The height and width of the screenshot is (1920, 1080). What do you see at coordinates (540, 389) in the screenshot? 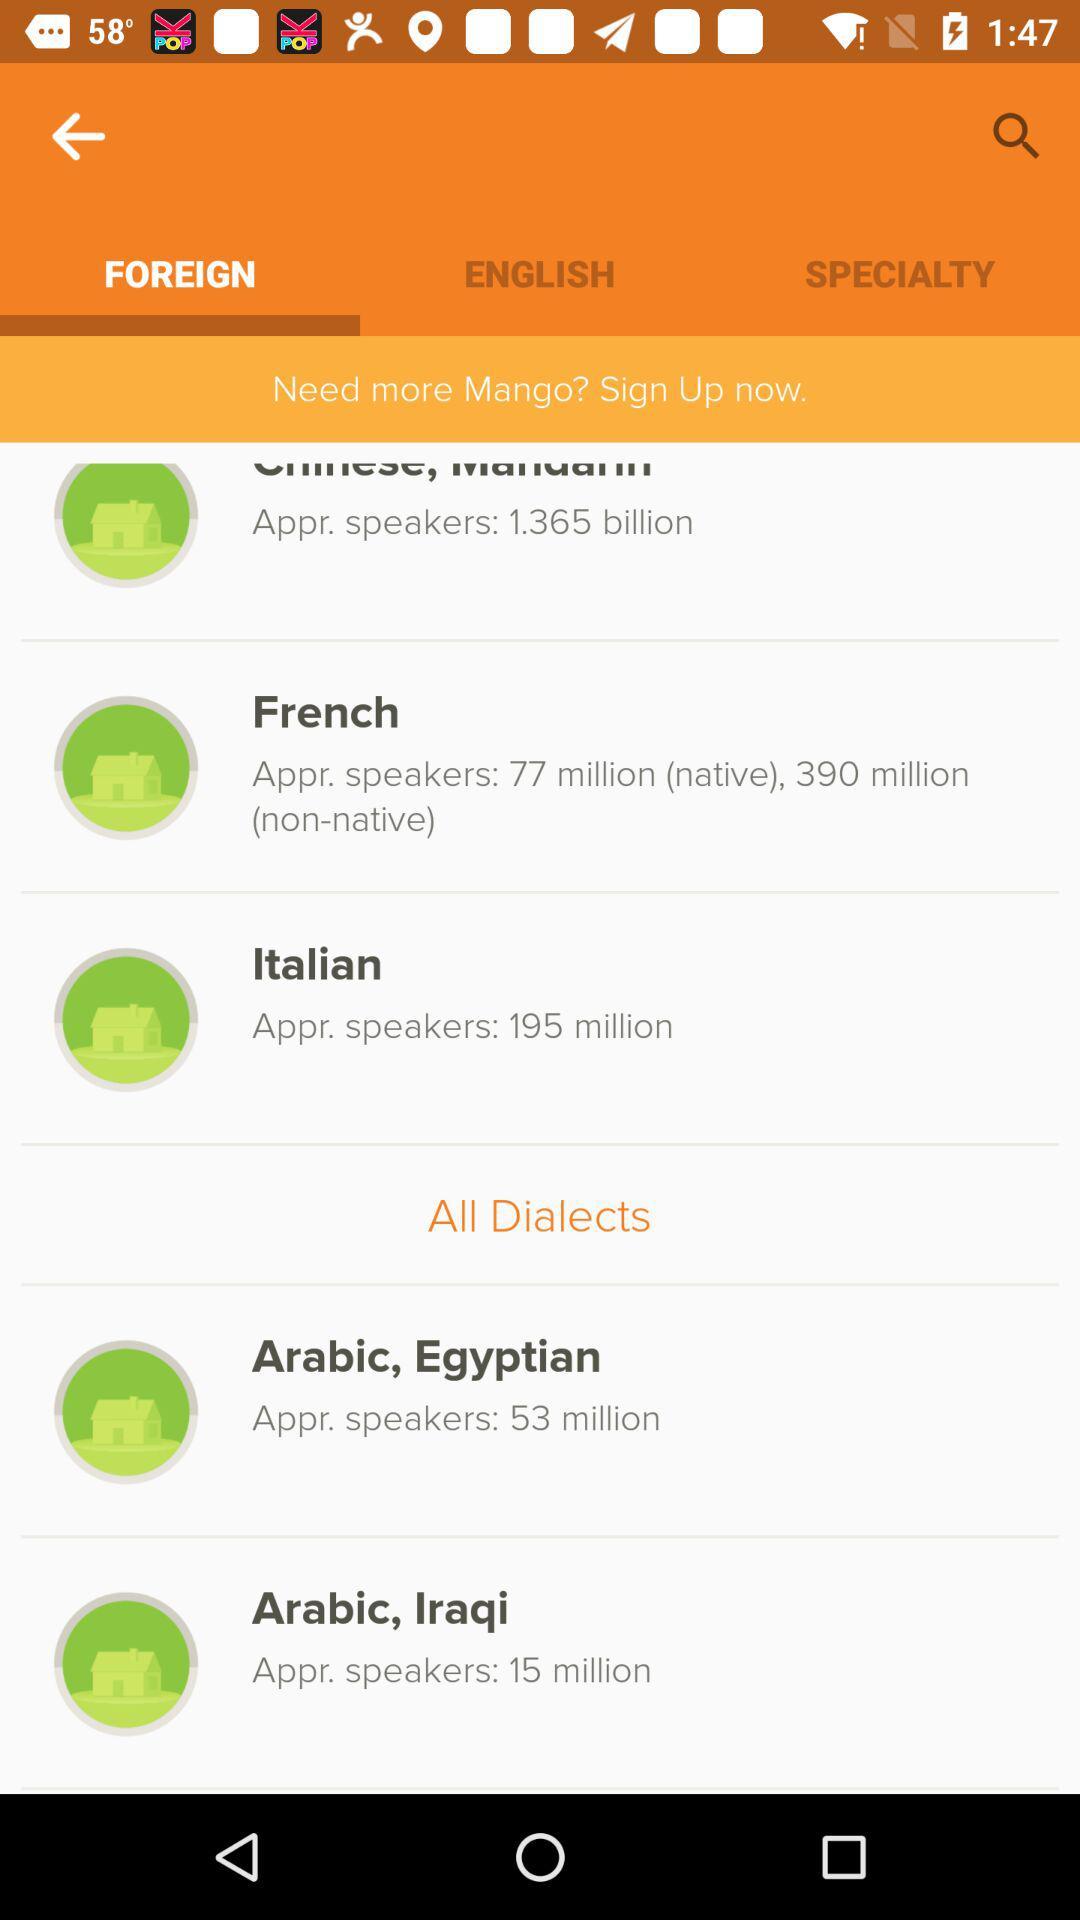
I see `need more mango` at bounding box center [540, 389].